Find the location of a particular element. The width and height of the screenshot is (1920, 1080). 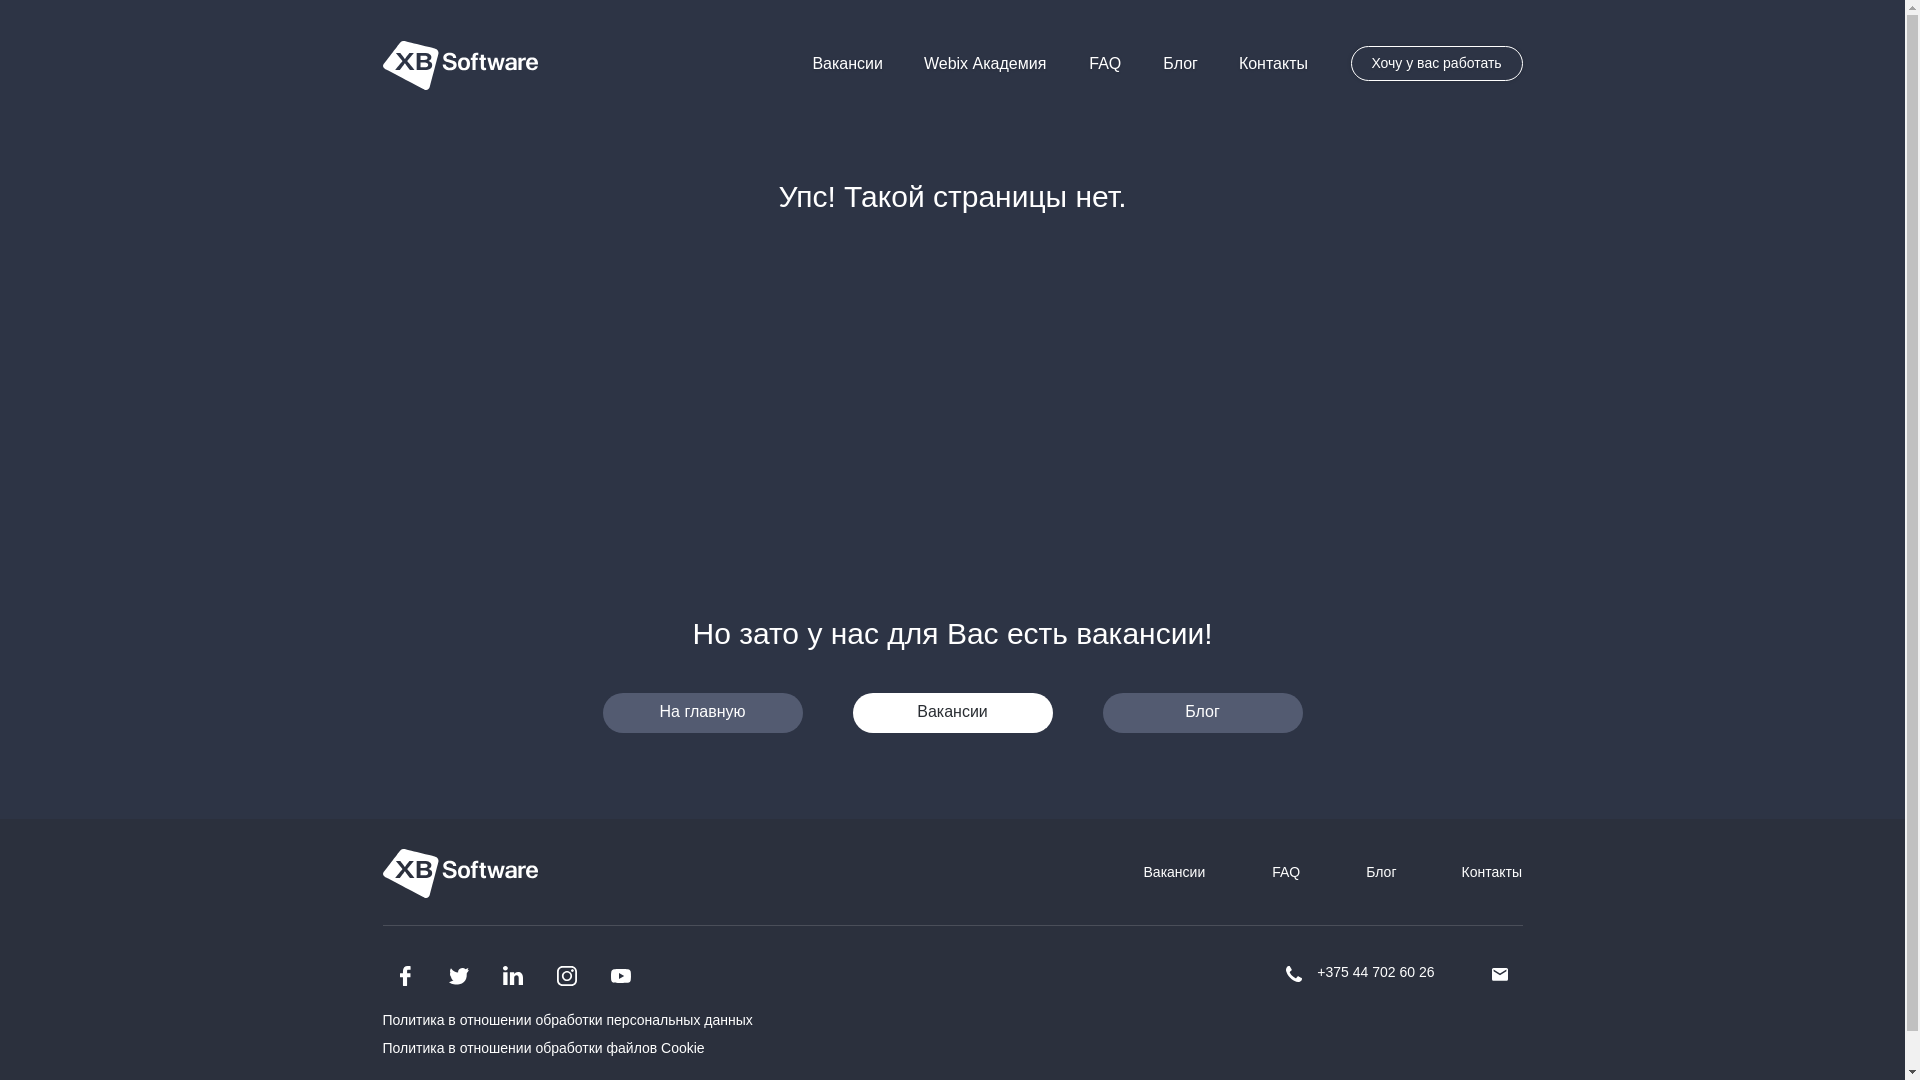

'FAQ' is located at coordinates (1103, 61).